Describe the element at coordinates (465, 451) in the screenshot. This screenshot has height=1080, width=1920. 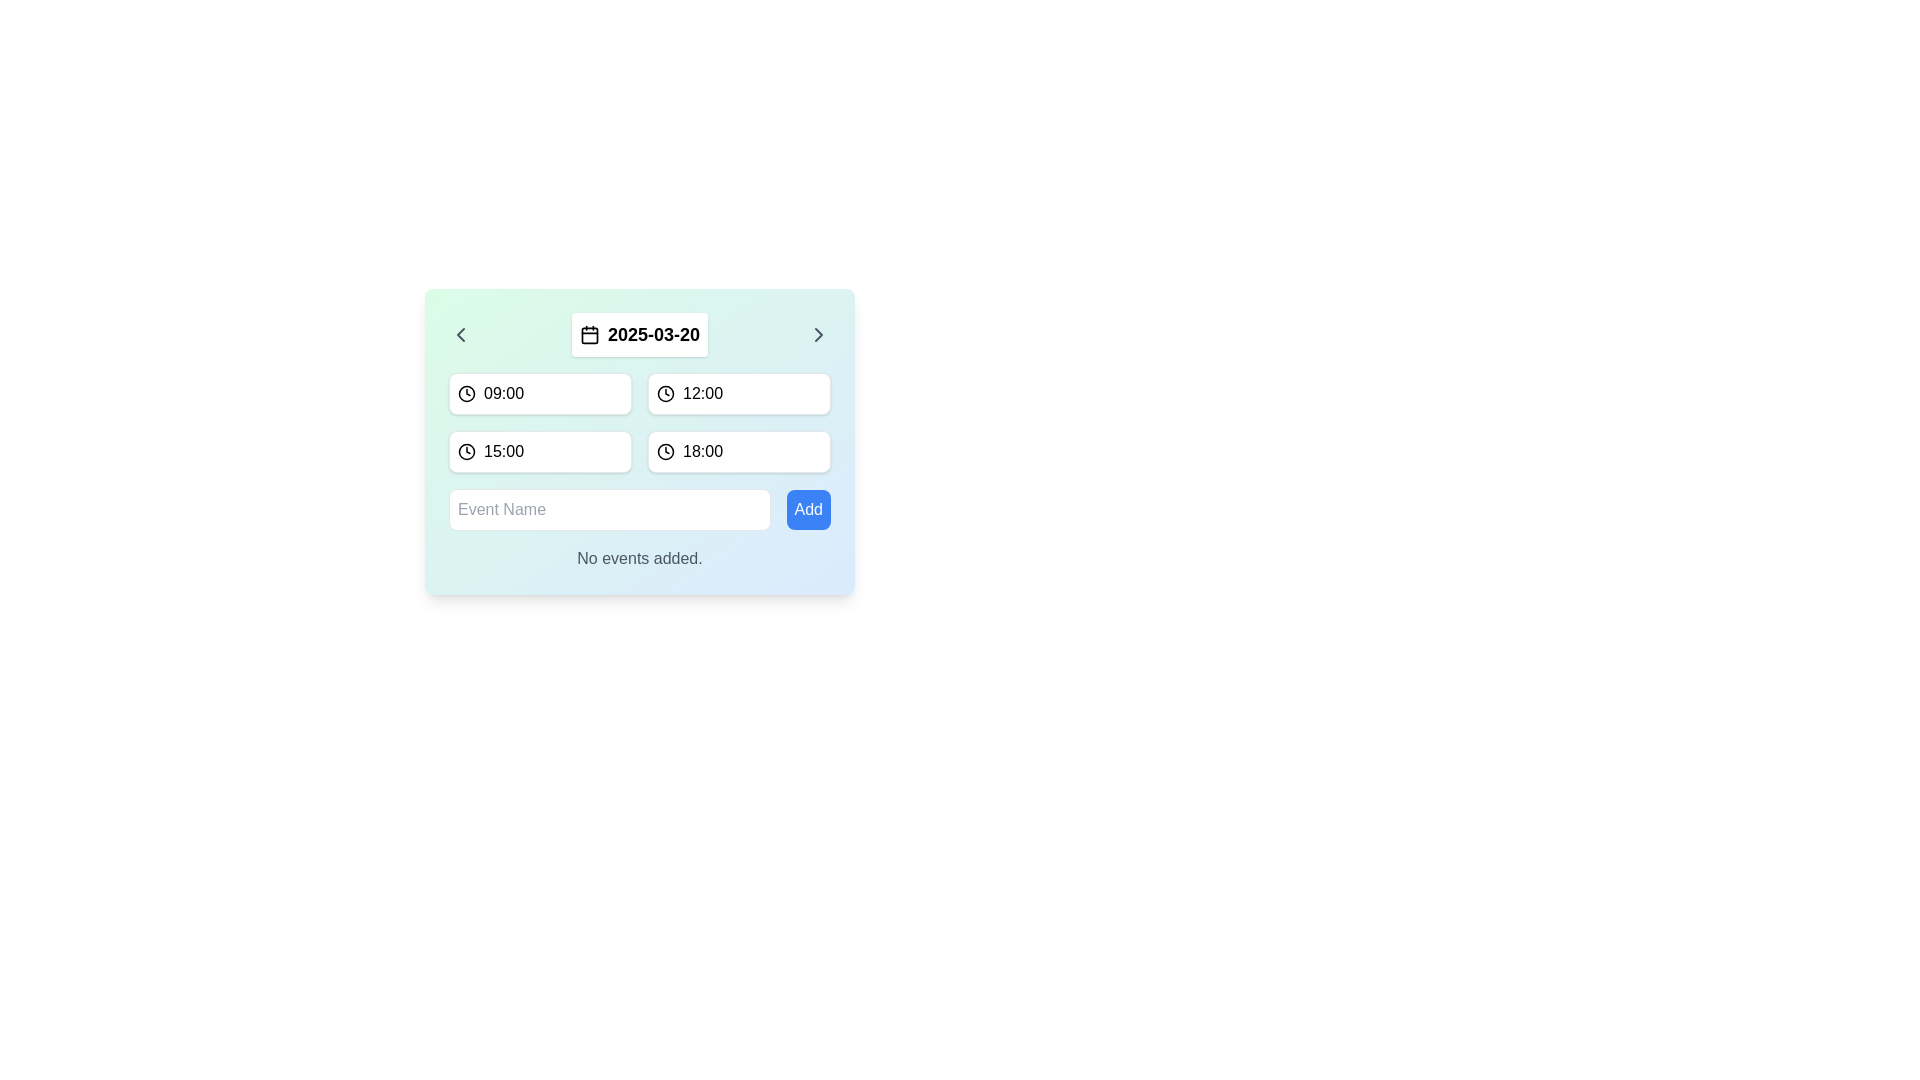
I see `the clock icon in the time entry grid` at that location.